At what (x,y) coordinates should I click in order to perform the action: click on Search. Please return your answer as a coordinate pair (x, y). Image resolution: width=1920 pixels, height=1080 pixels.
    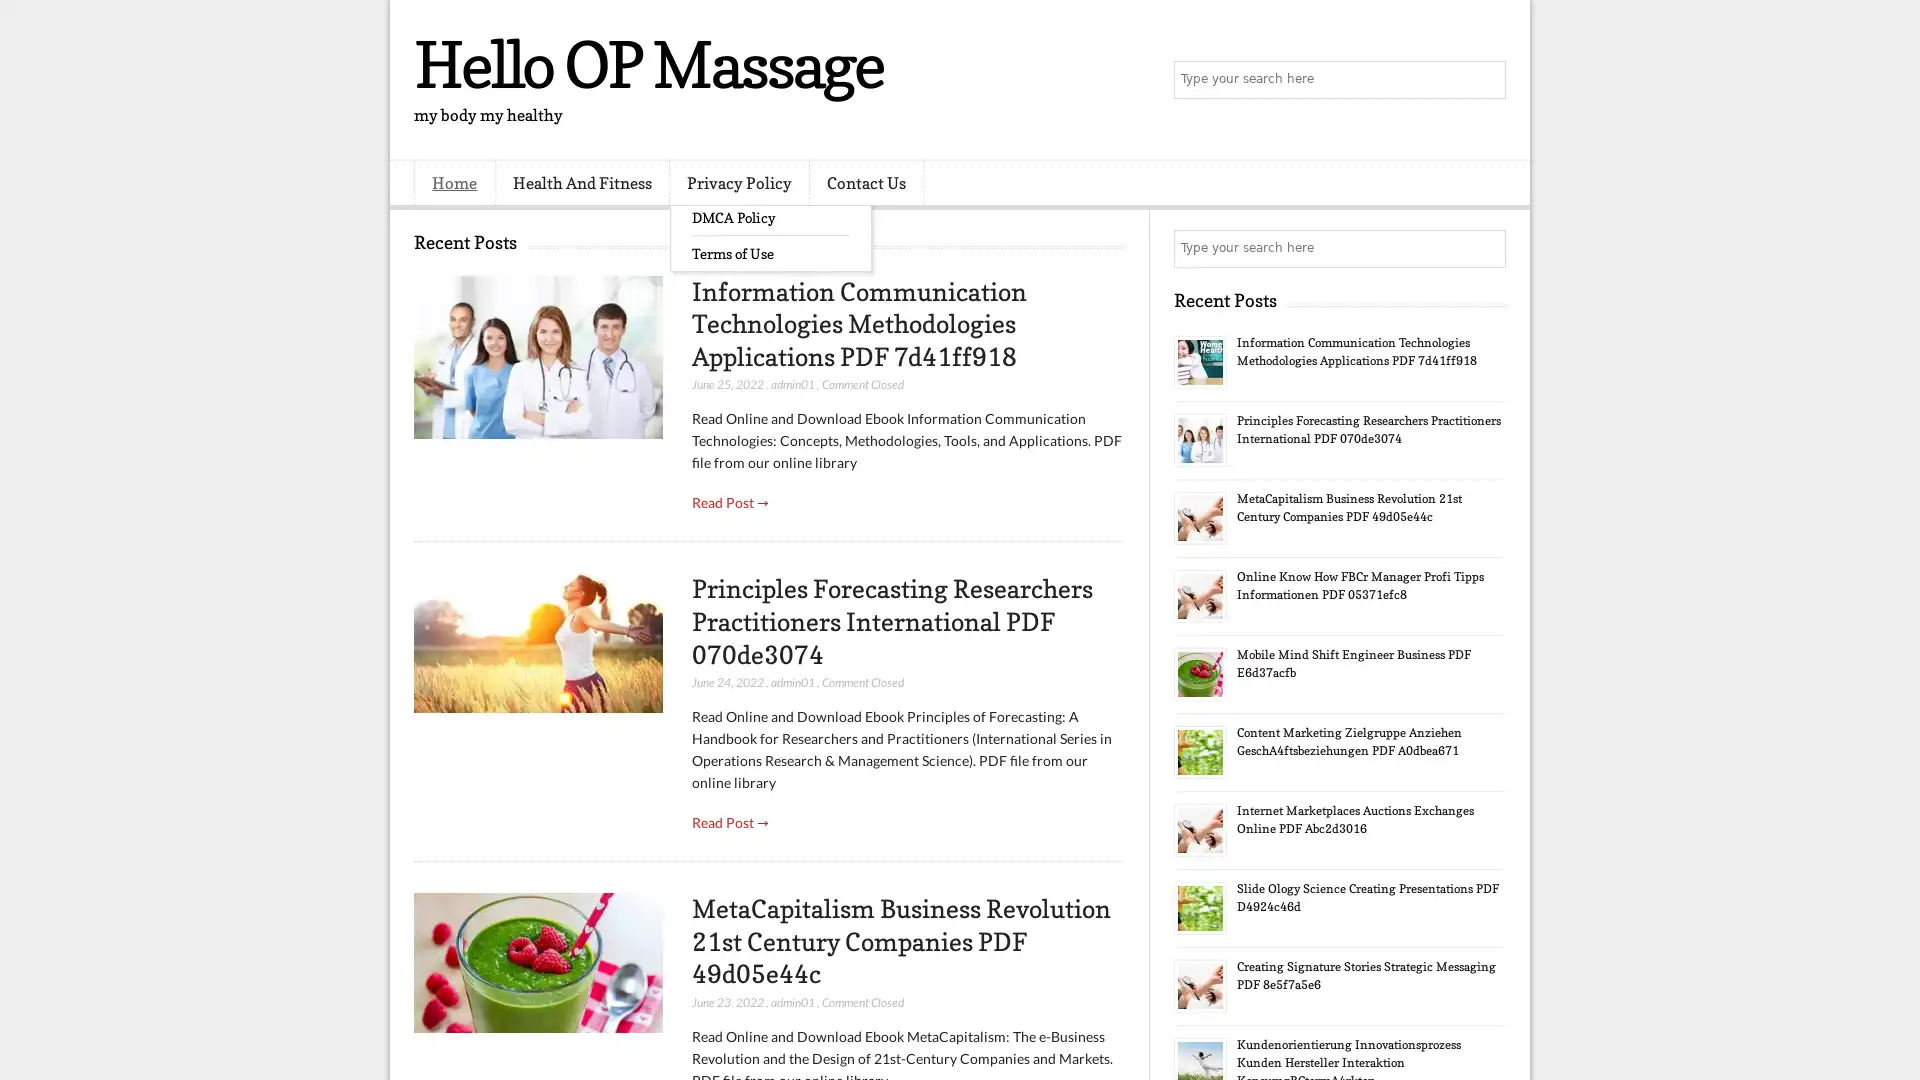
    Looking at the image, I should click on (1485, 80).